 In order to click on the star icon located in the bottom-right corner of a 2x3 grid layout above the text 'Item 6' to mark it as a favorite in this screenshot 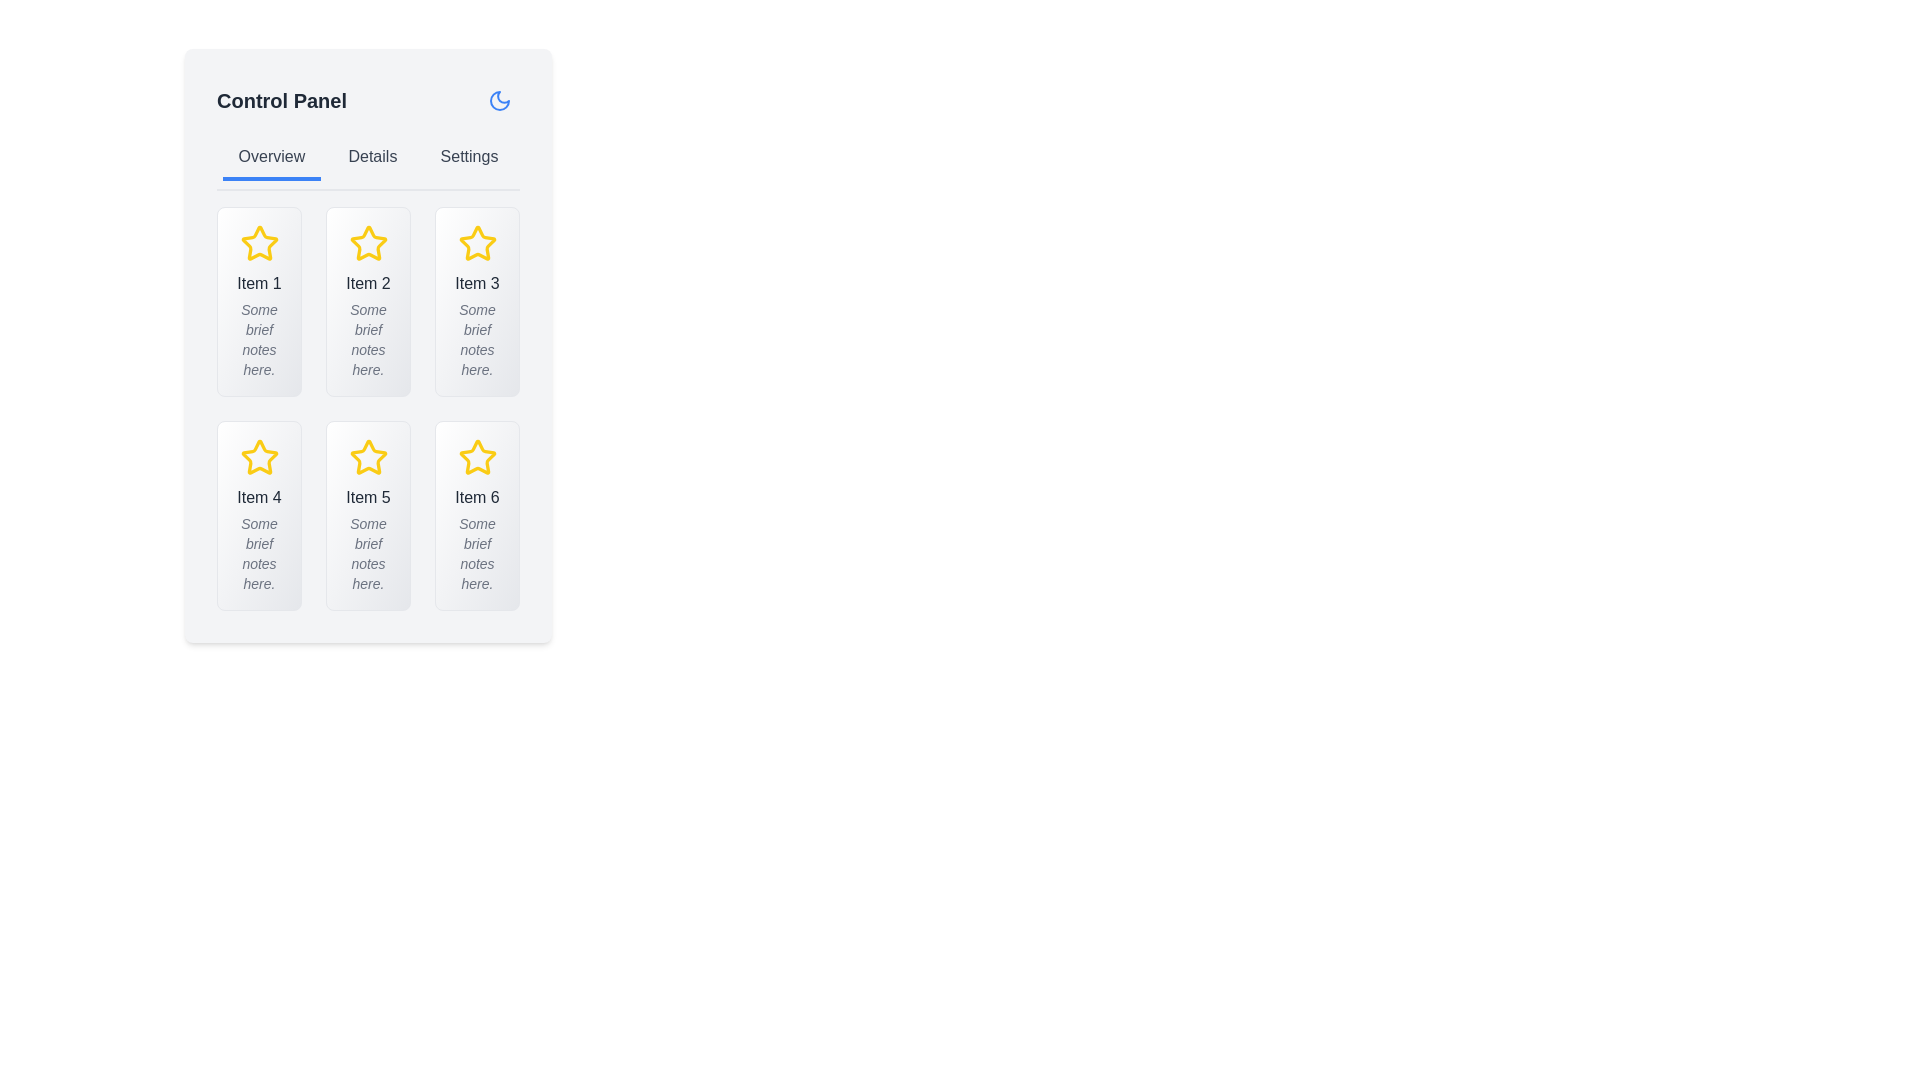, I will do `click(476, 458)`.